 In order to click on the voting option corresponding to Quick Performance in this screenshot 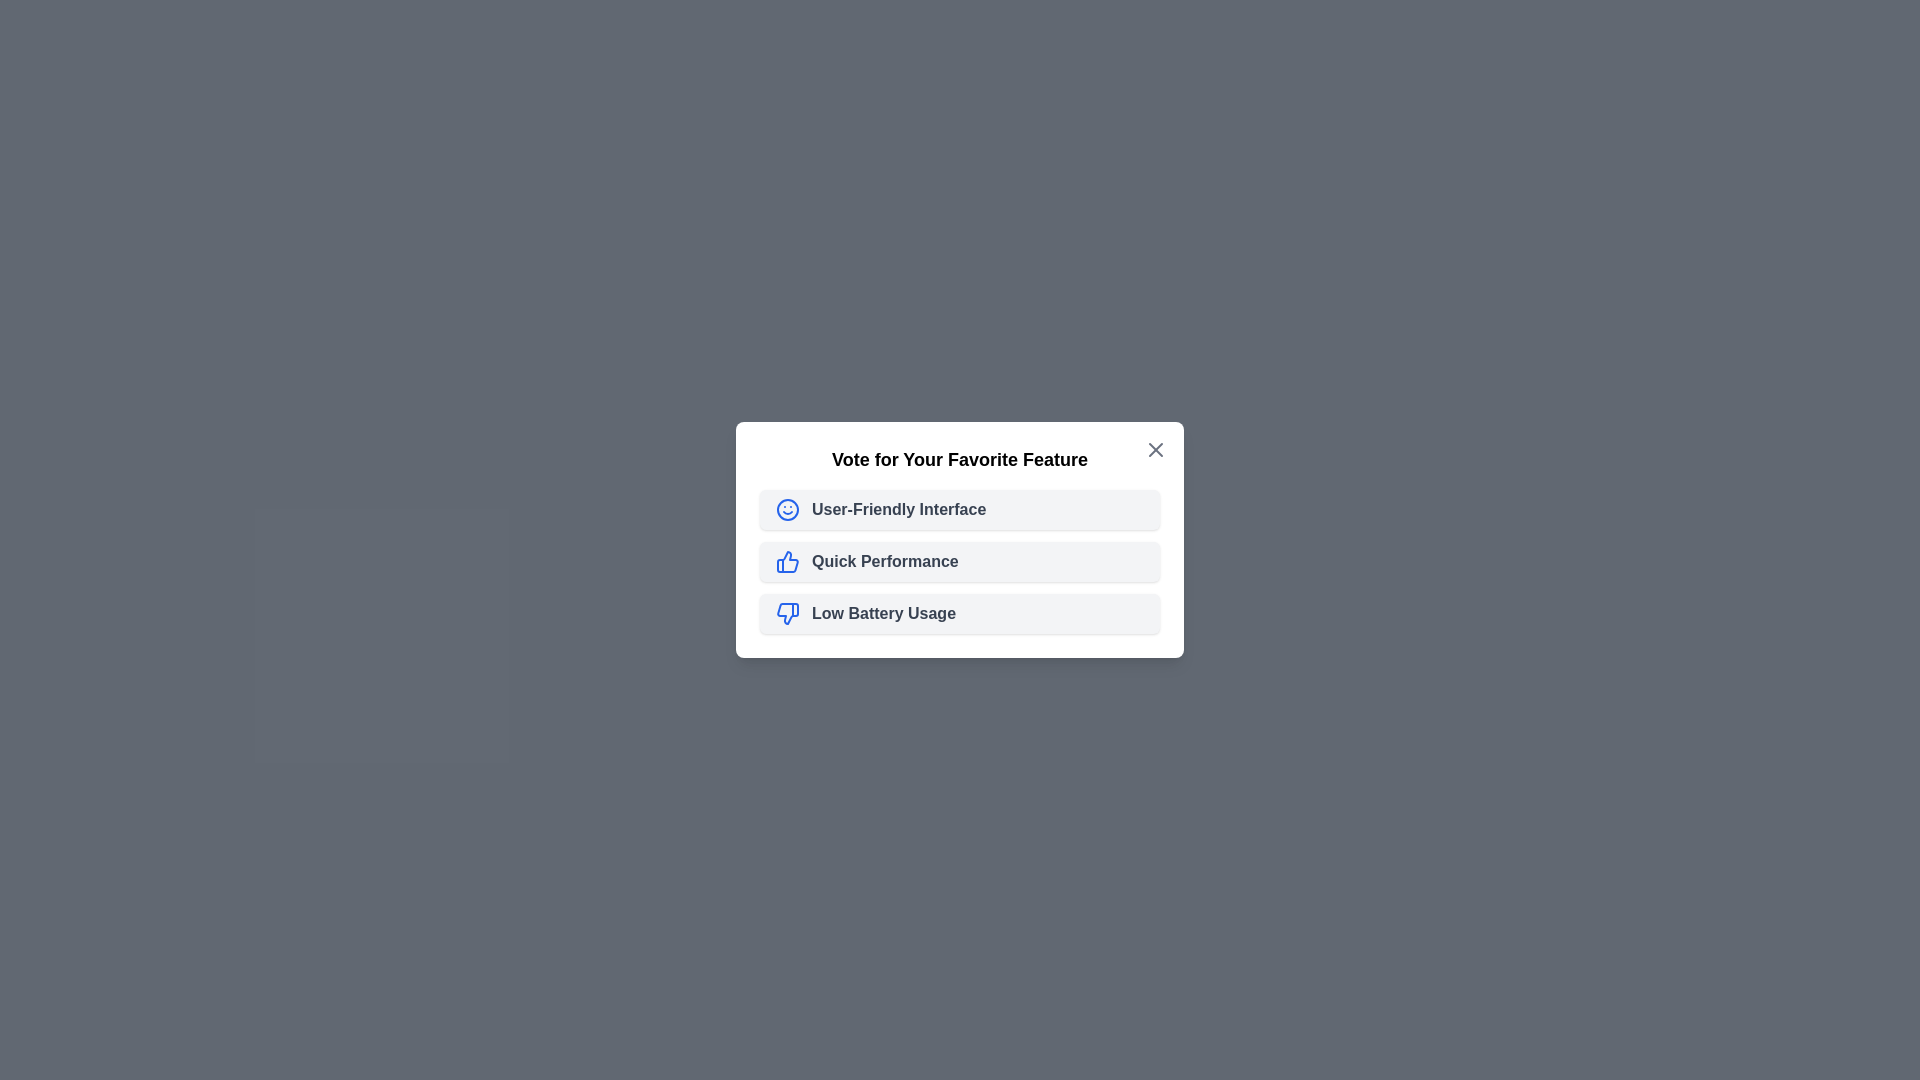, I will do `click(960, 562)`.